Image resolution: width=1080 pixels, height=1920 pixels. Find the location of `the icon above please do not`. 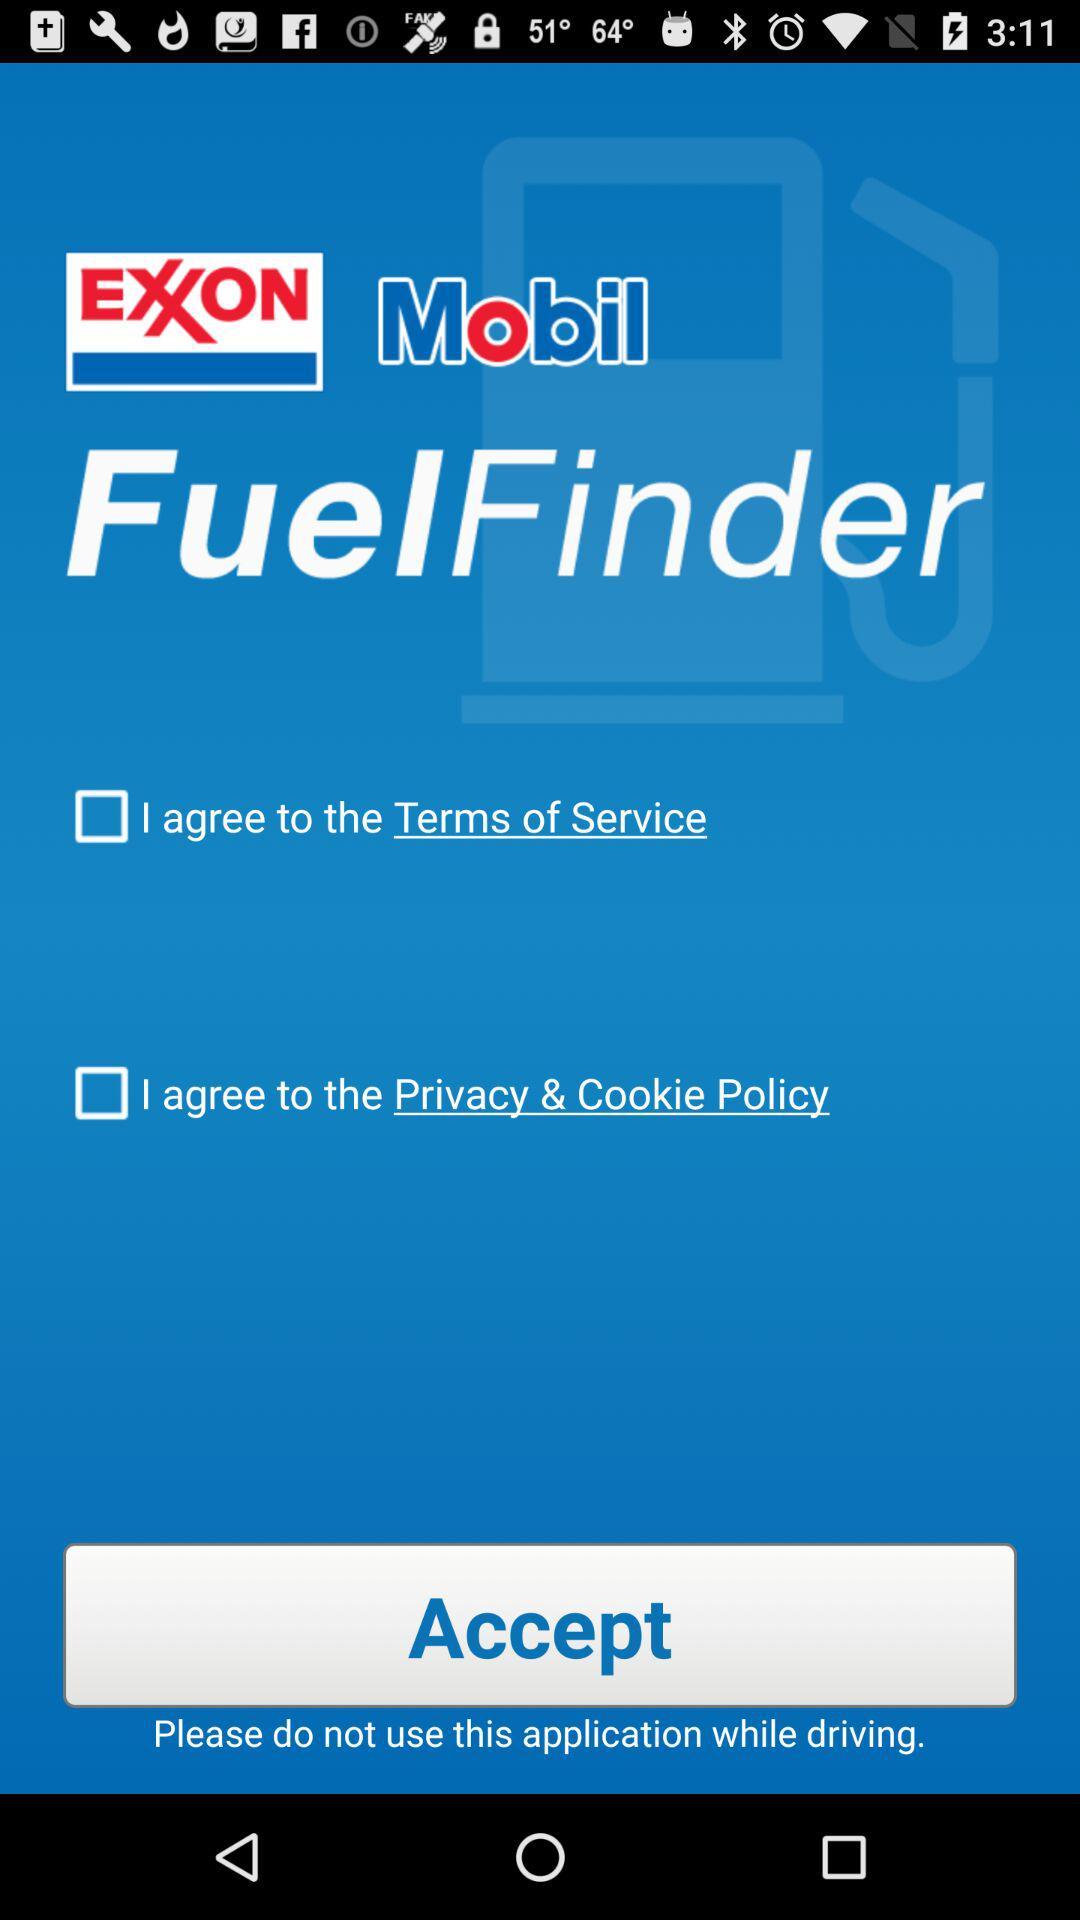

the icon above please do not is located at coordinates (540, 1625).